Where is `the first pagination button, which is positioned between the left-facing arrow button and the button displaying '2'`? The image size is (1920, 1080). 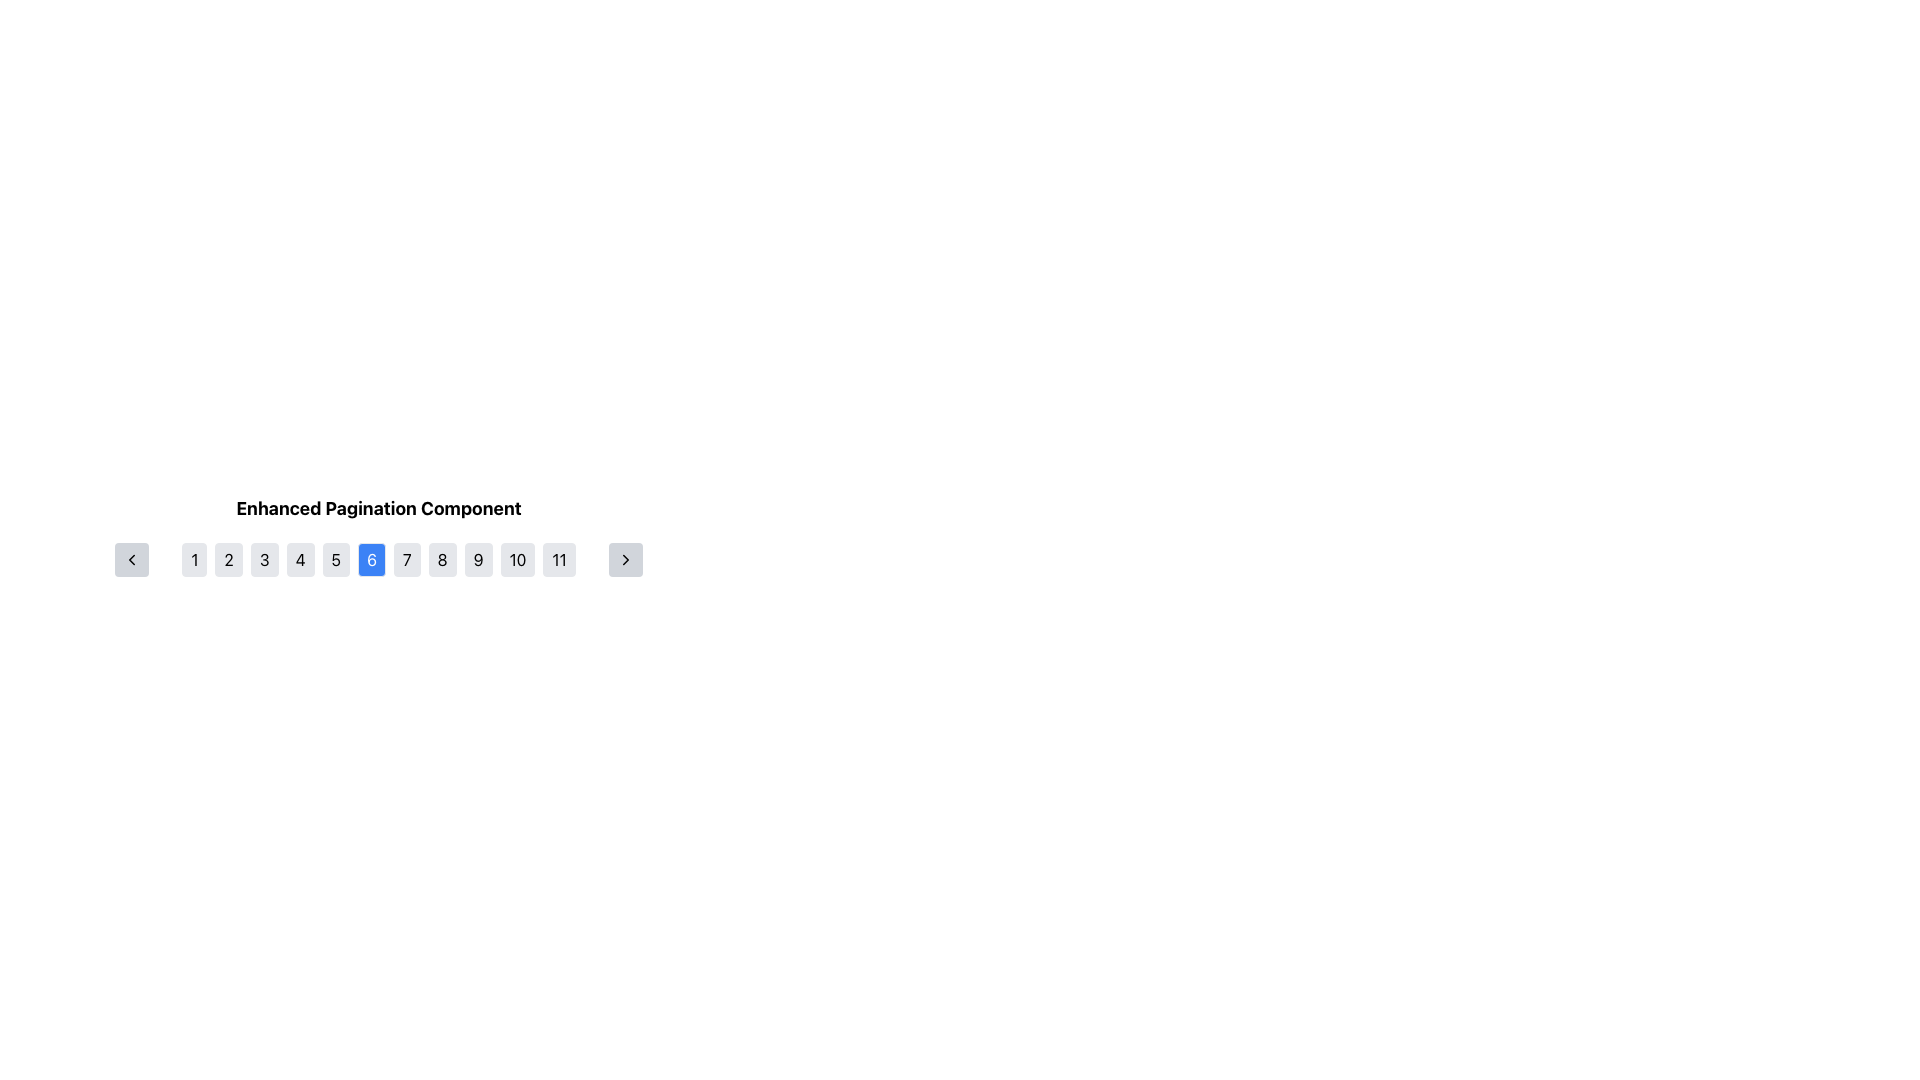
the first pagination button, which is positioned between the left-facing arrow button and the button displaying '2' is located at coordinates (194, 559).